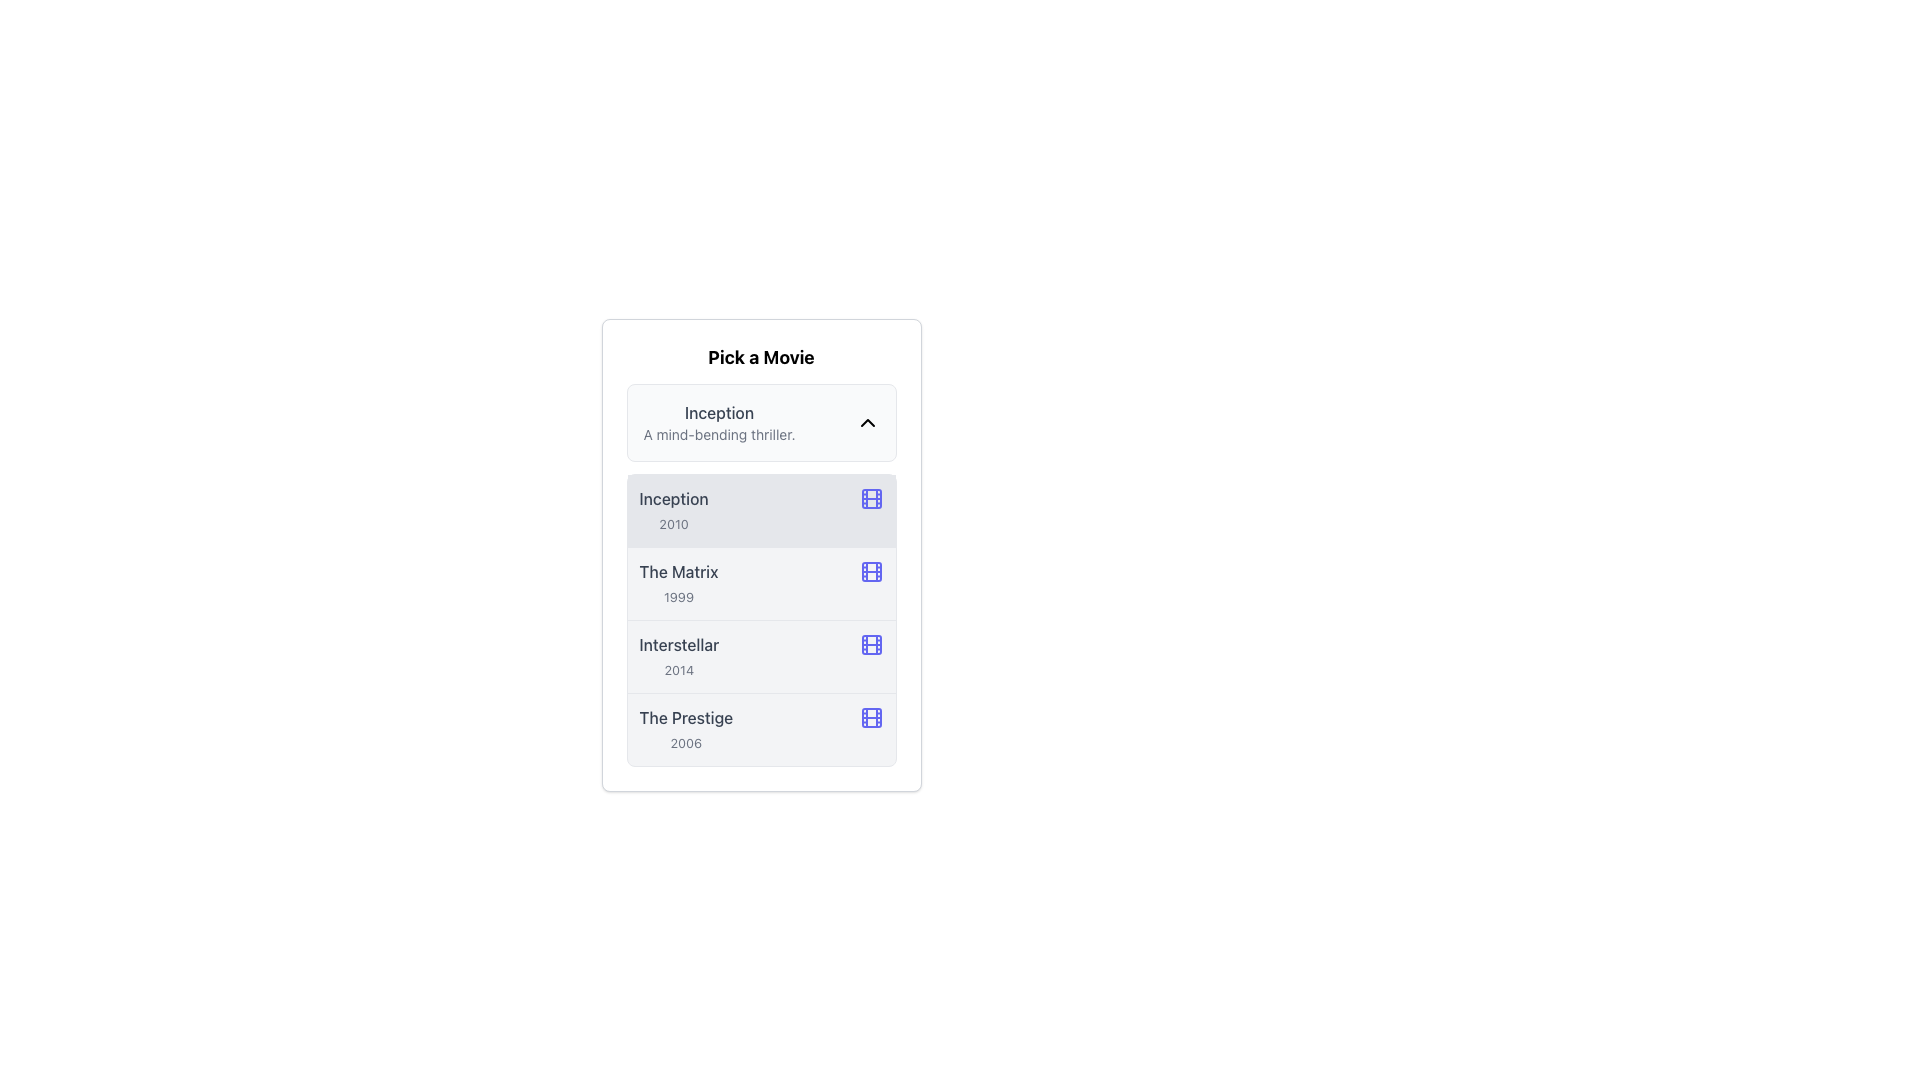 The image size is (1920, 1080). Describe the element at coordinates (678, 571) in the screenshot. I see `the Static Text element that reads 'The Matrix', which is styled in gray and located below 'Inception' and above '1999'` at that location.